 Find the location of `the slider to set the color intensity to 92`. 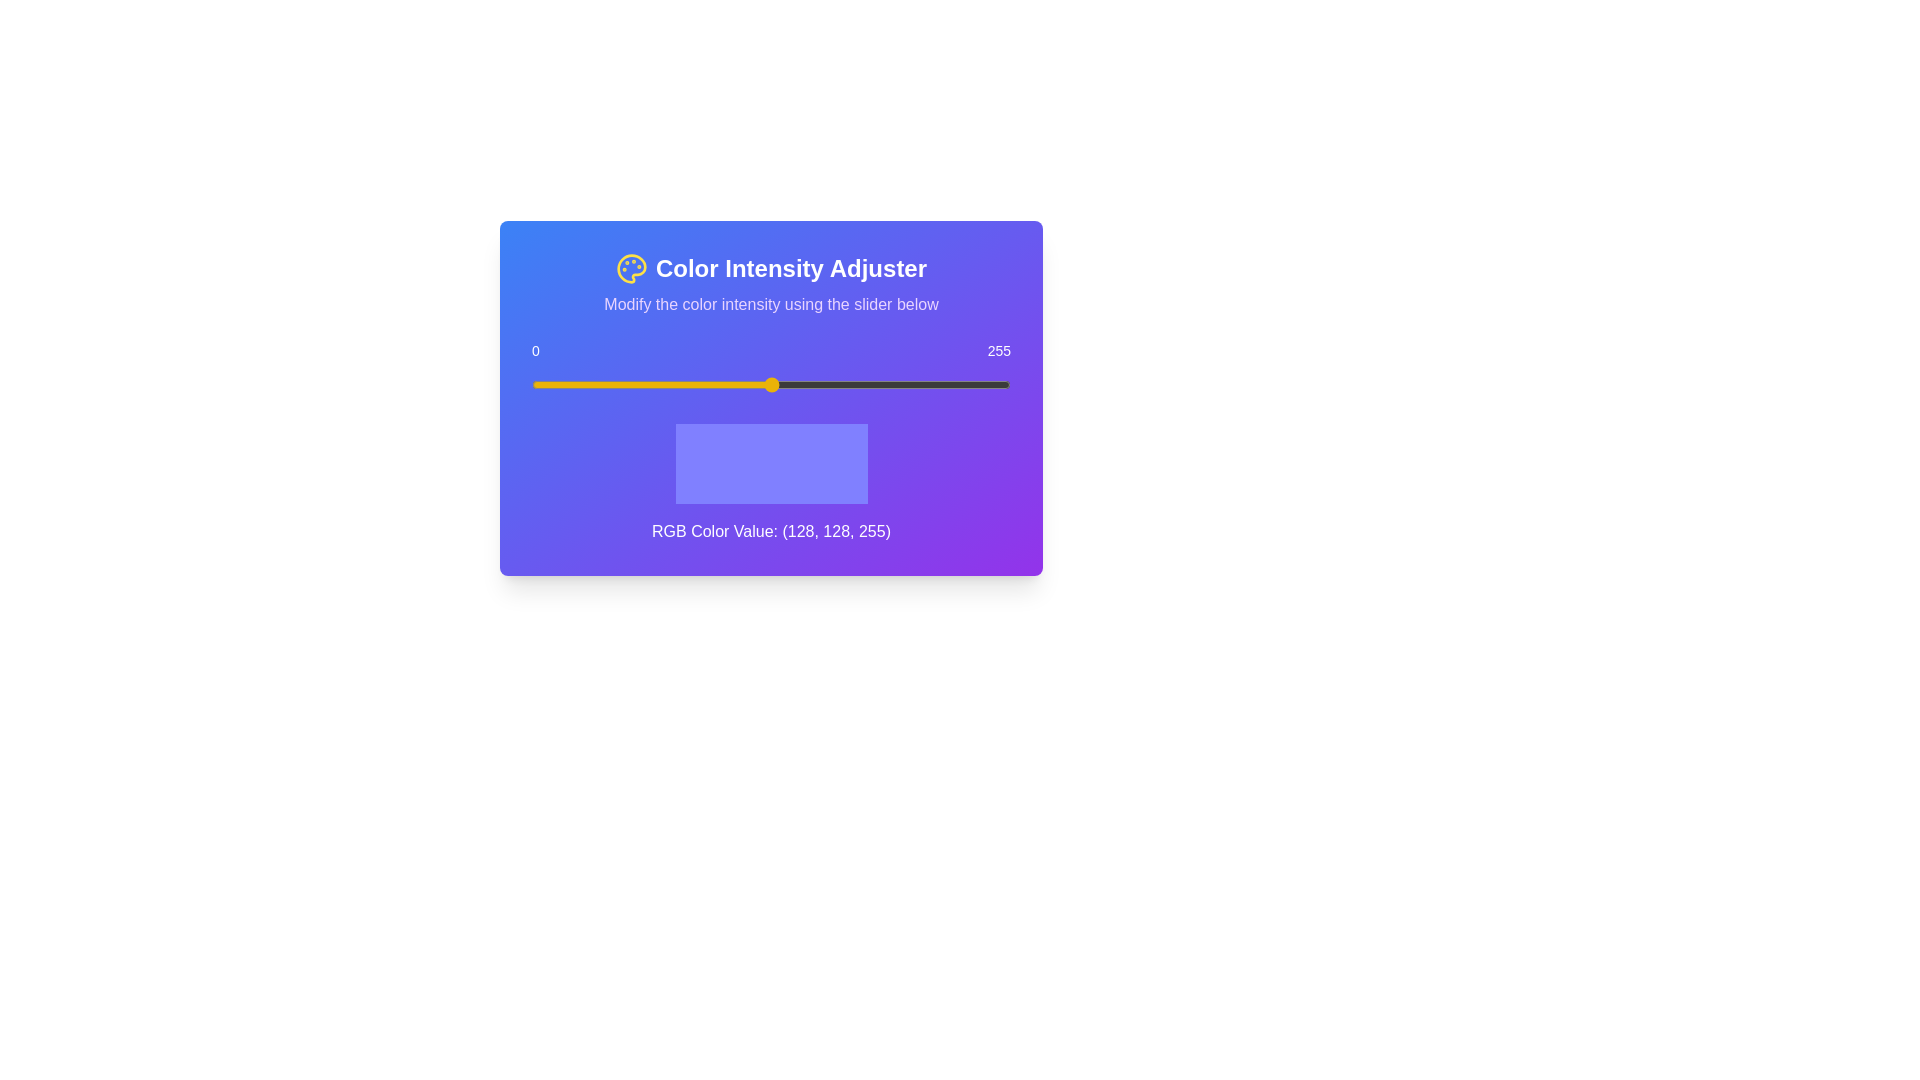

the slider to set the color intensity to 92 is located at coordinates (704, 385).